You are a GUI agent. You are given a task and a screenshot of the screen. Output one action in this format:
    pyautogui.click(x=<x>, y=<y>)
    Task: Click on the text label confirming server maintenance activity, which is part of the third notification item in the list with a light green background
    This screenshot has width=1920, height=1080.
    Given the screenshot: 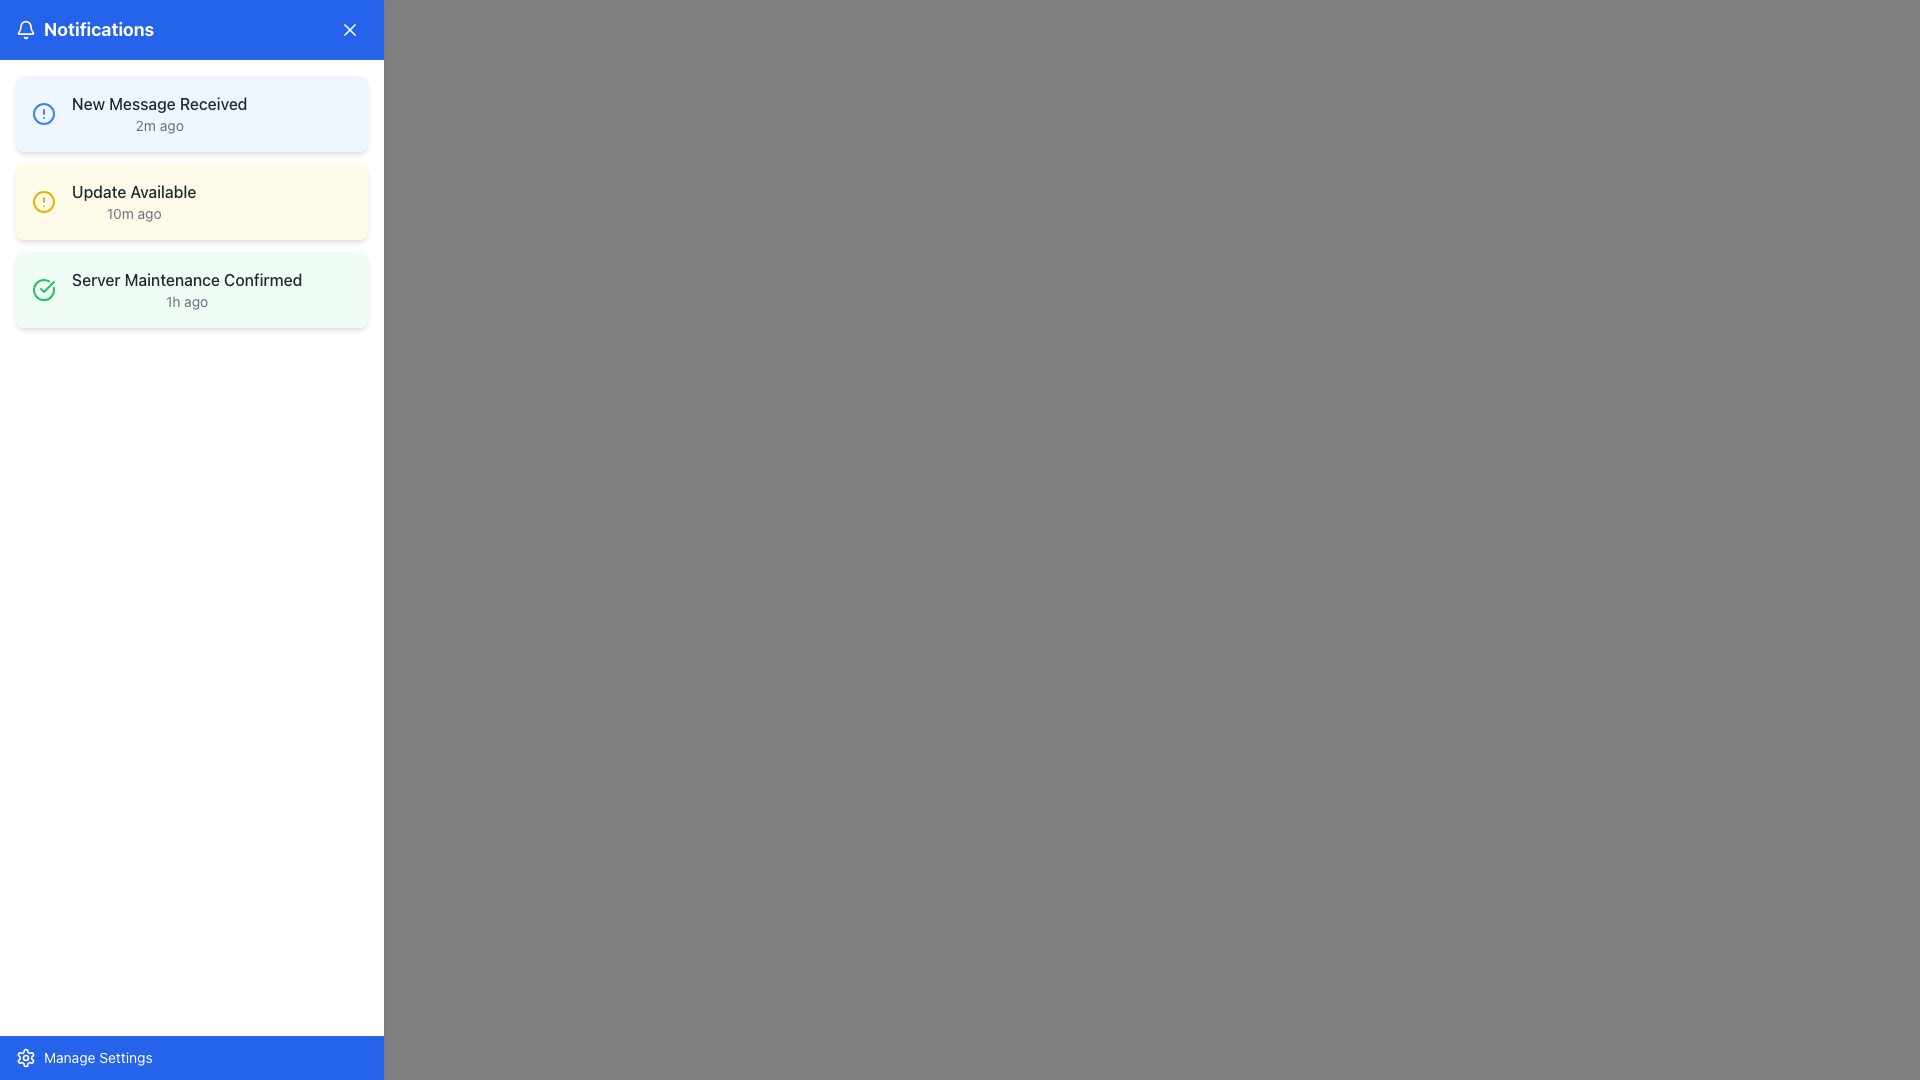 What is the action you would take?
    pyautogui.click(x=187, y=280)
    